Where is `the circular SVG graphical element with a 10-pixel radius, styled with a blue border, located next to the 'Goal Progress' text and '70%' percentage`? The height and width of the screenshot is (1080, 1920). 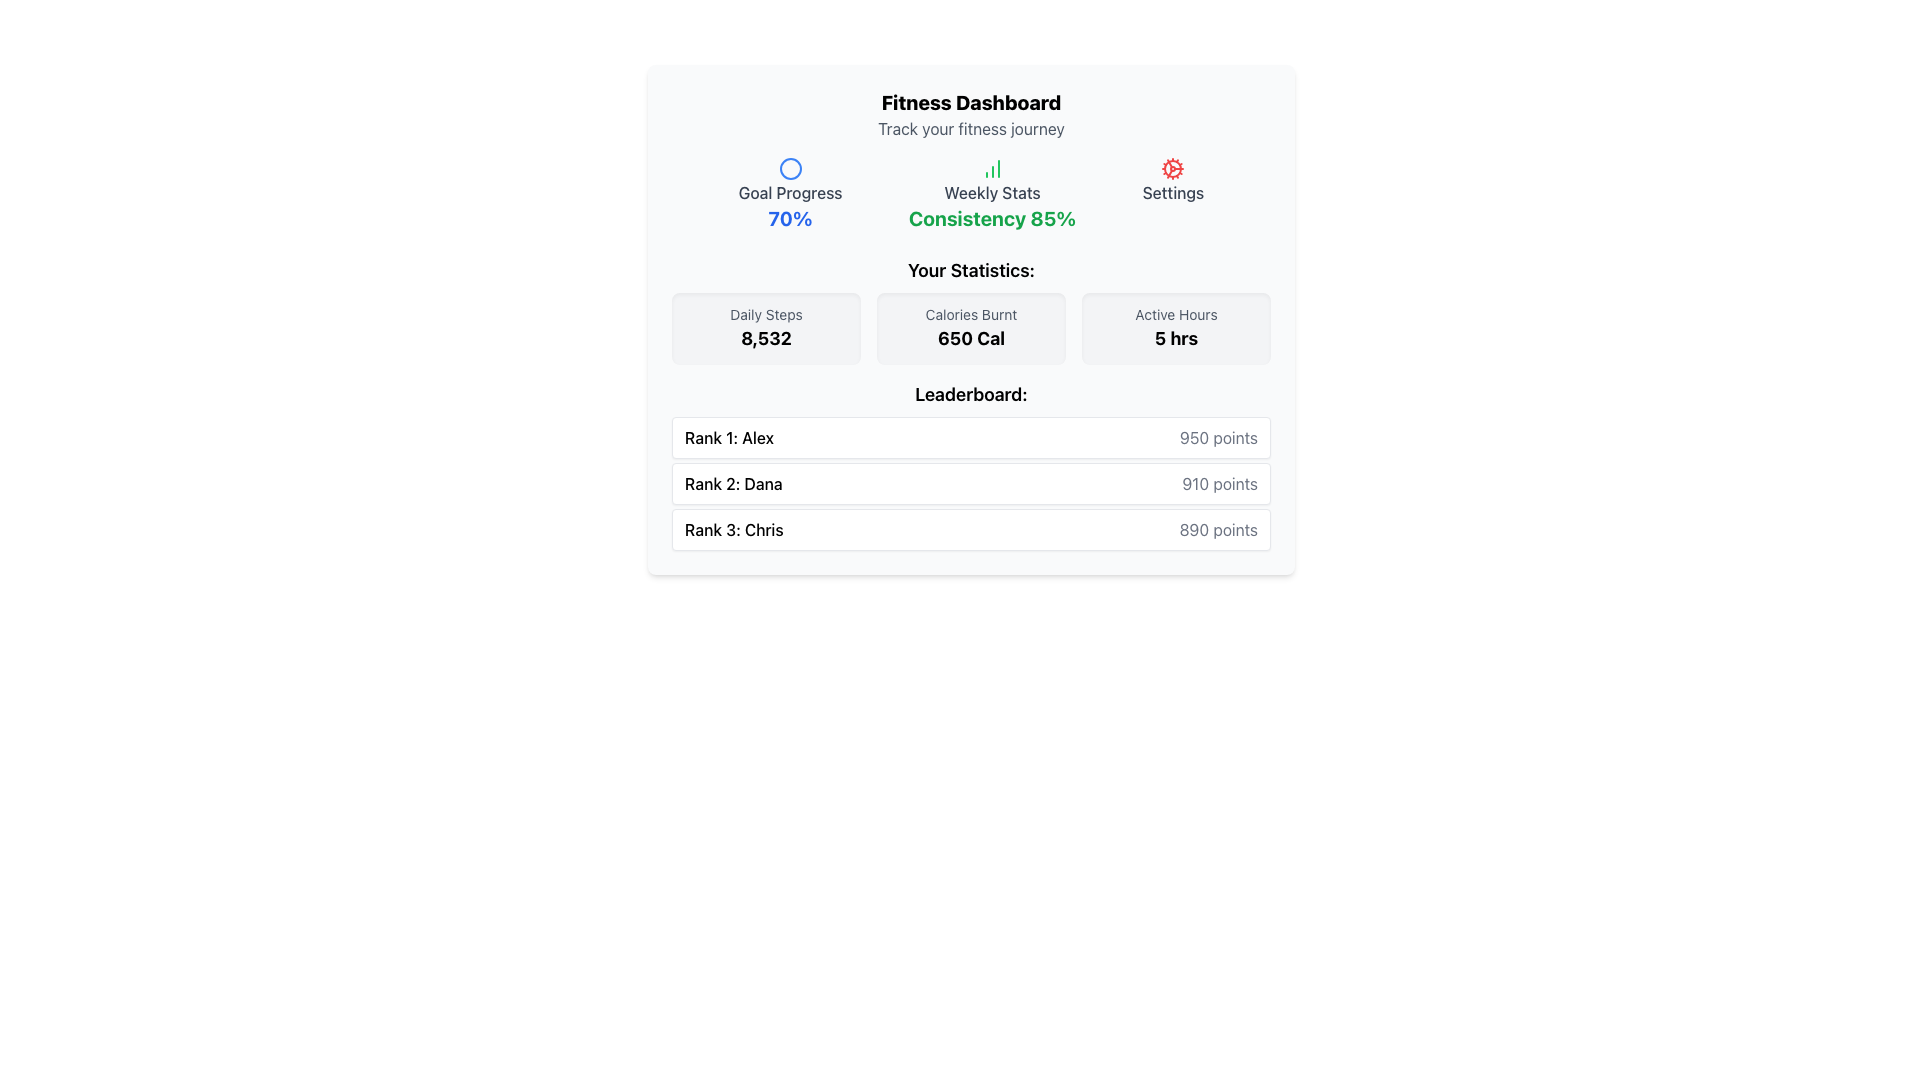 the circular SVG graphical element with a 10-pixel radius, styled with a blue border, located next to the 'Goal Progress' text and '70%' percentage is located at coordinates (789, 168).